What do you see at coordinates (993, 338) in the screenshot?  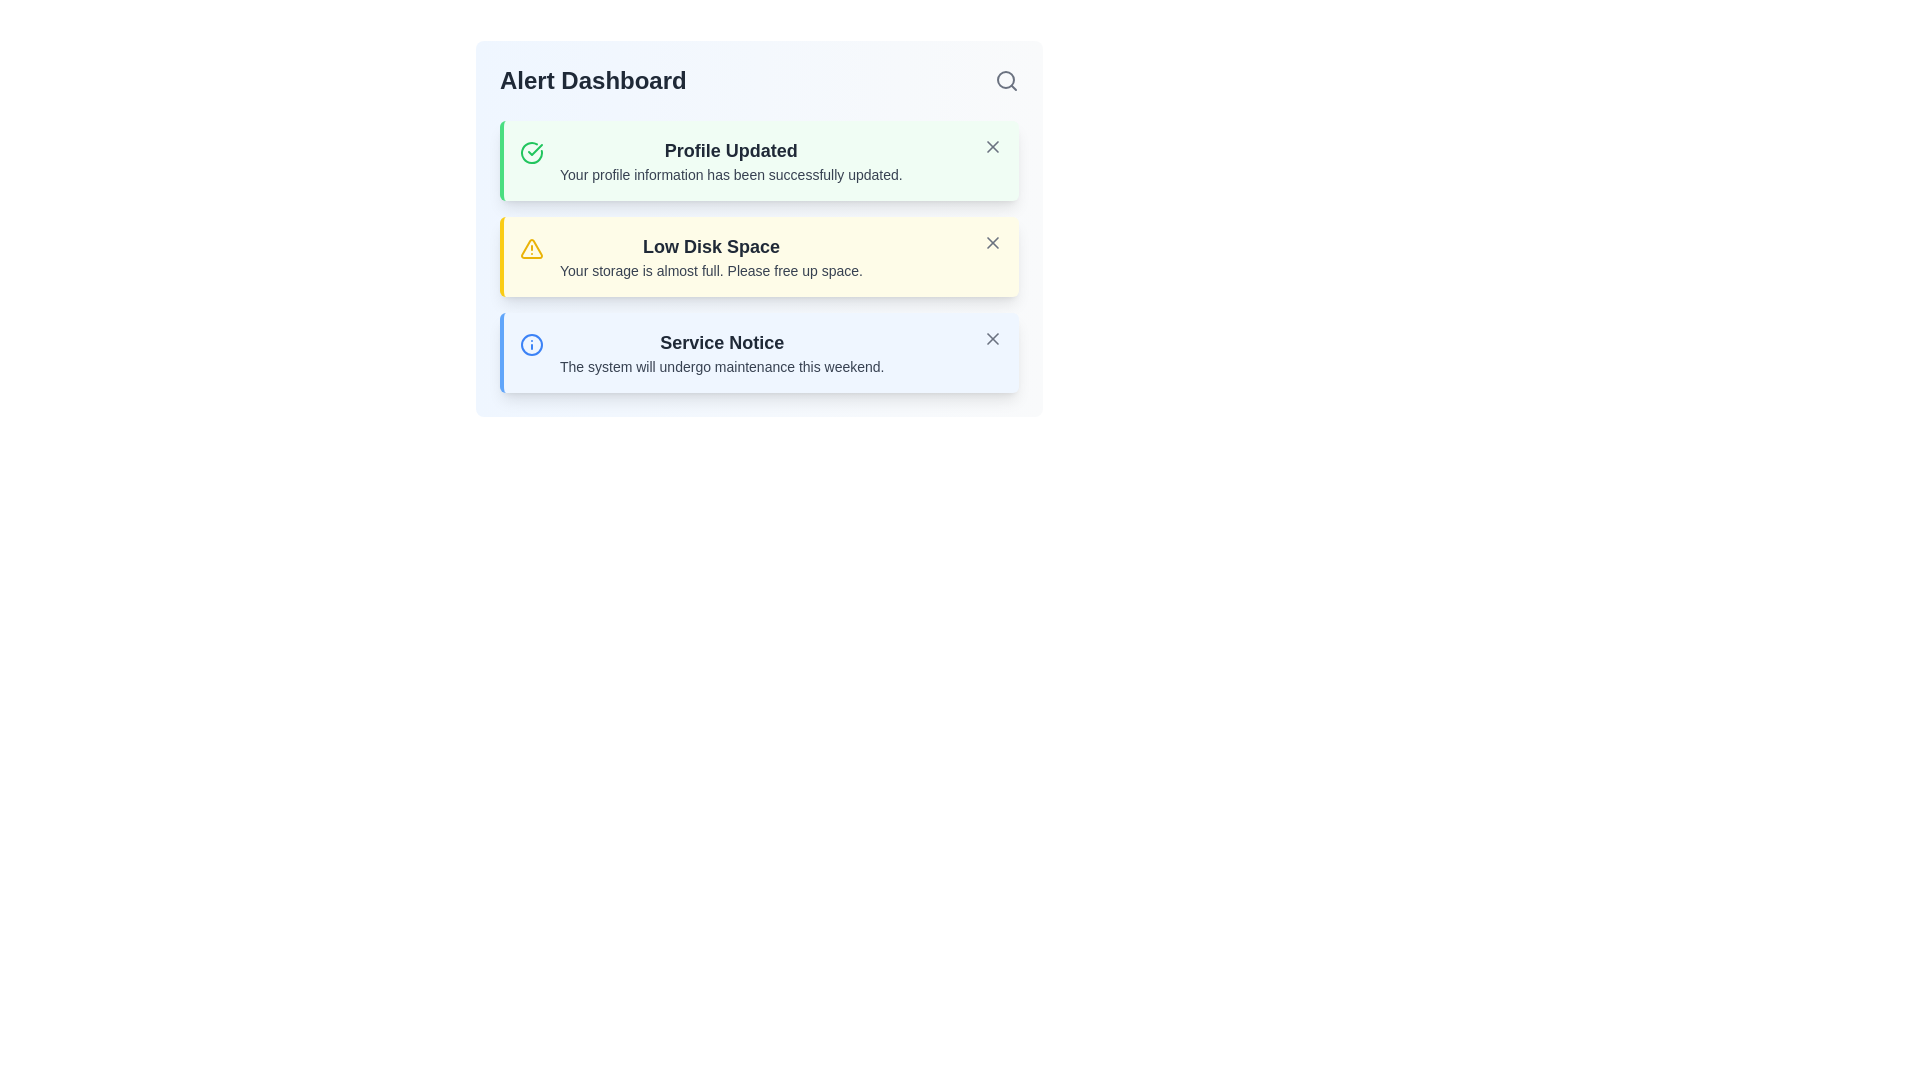 I see `the close button located at the top-right corner of the 'Service Notice' notification card` at bounding box center [993, 338].